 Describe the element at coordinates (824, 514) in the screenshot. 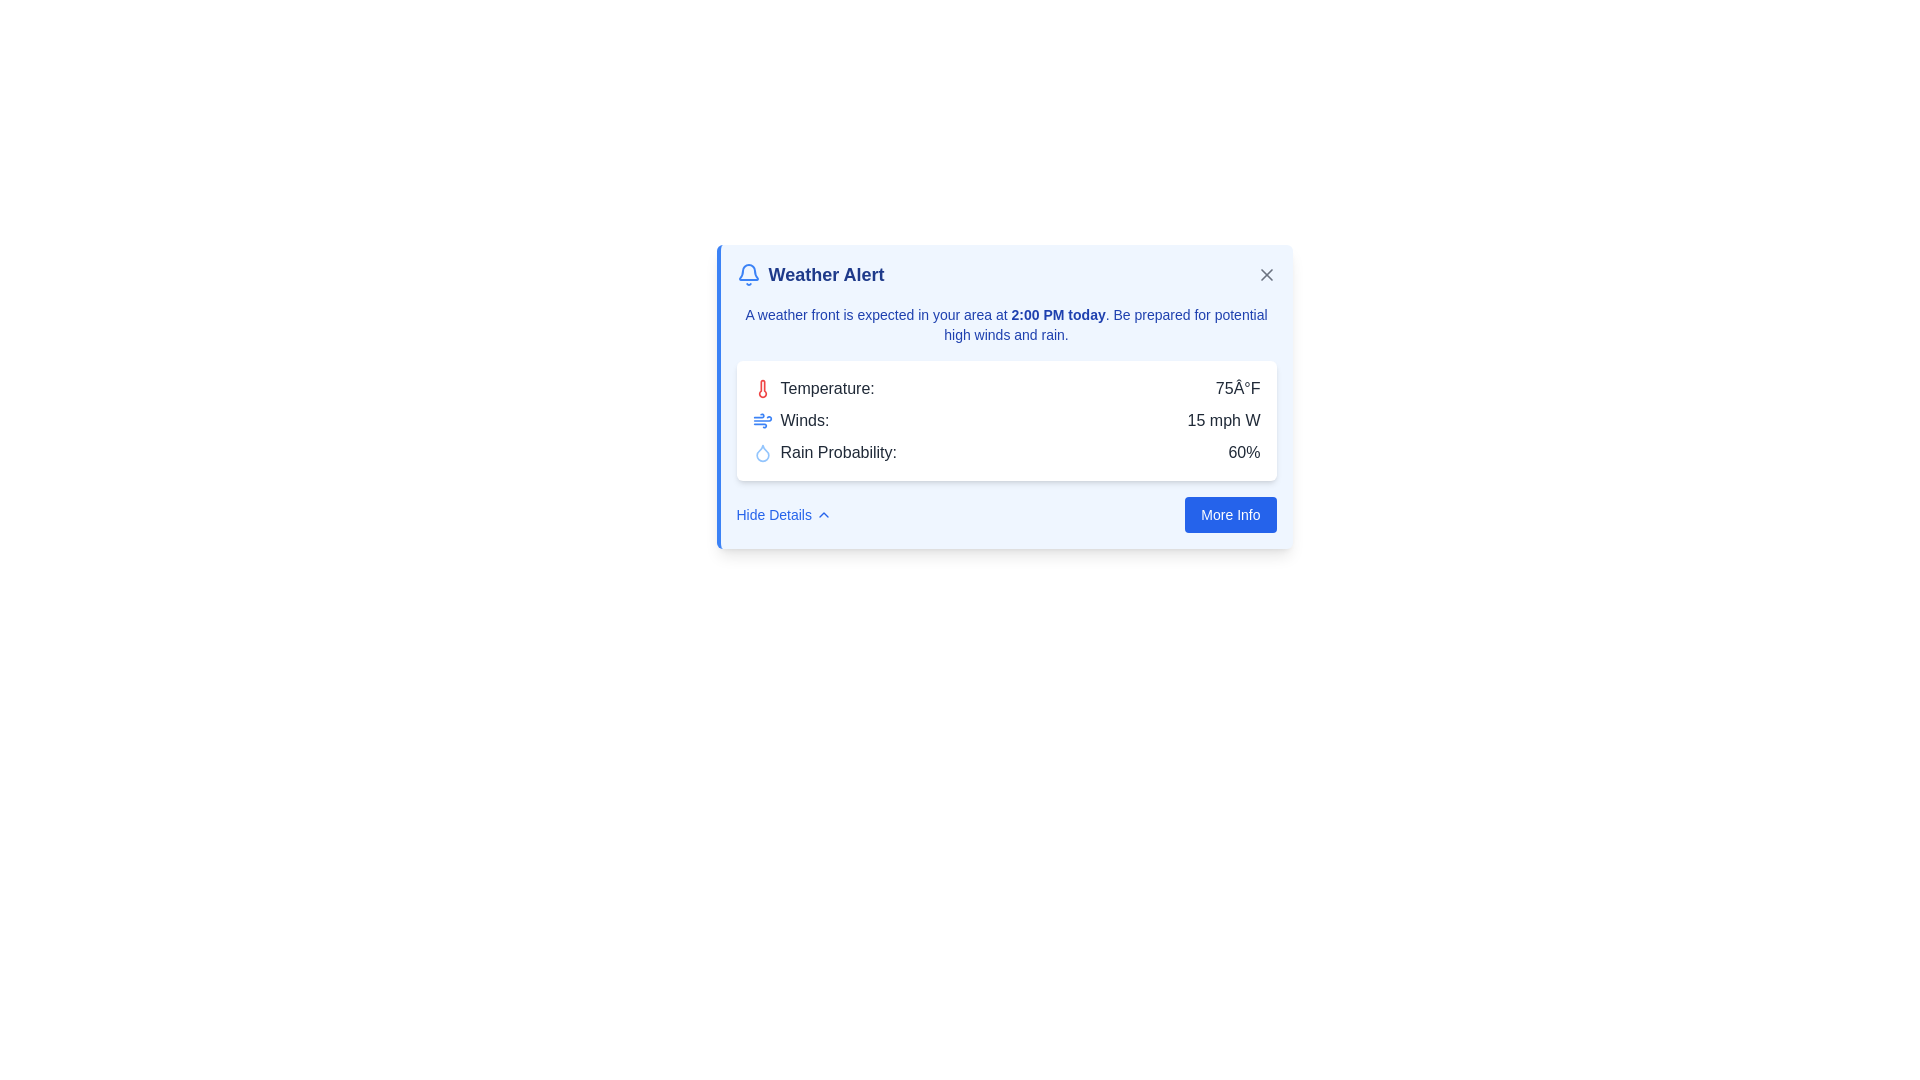

I see `the chevron icon located to the right of the 'Hide Details' text in the weather alert dialog` at that location.